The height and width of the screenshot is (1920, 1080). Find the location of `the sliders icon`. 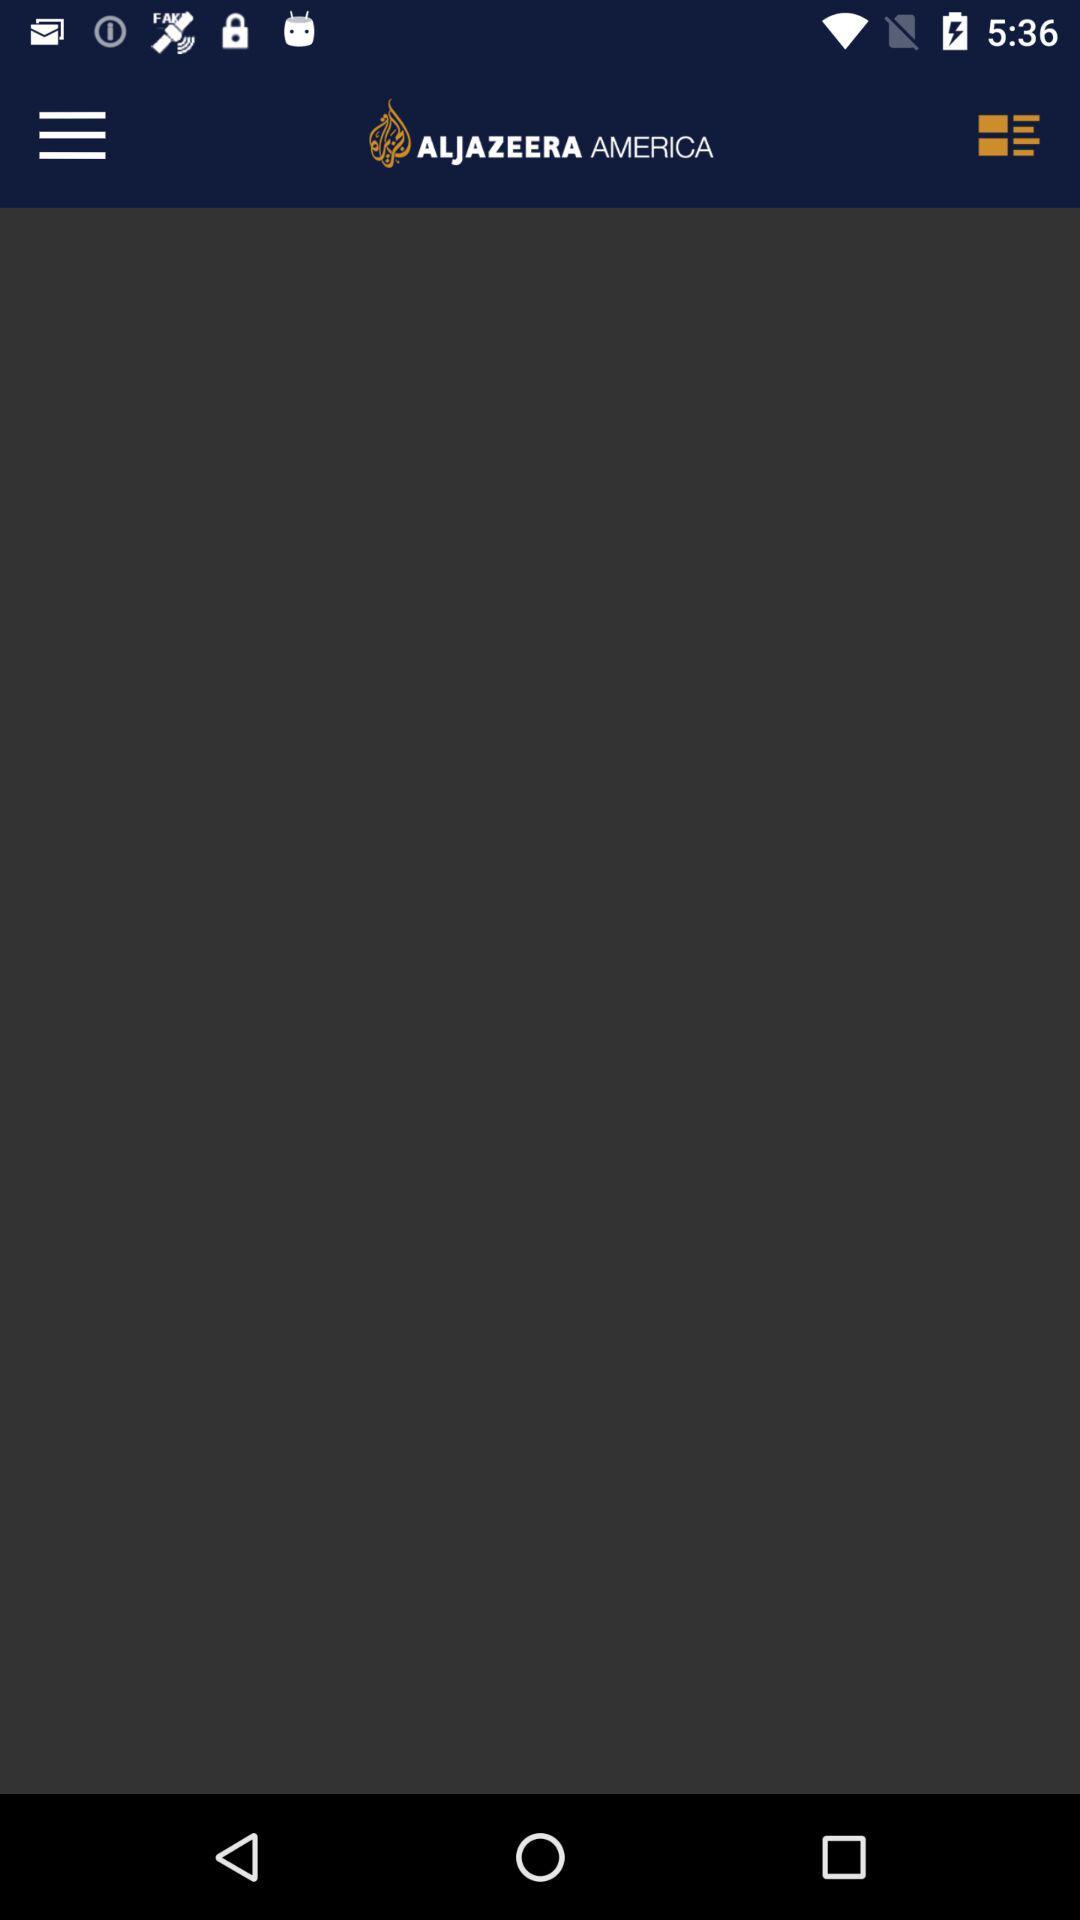

the sliders icon is located at coordinates (1007, 134).